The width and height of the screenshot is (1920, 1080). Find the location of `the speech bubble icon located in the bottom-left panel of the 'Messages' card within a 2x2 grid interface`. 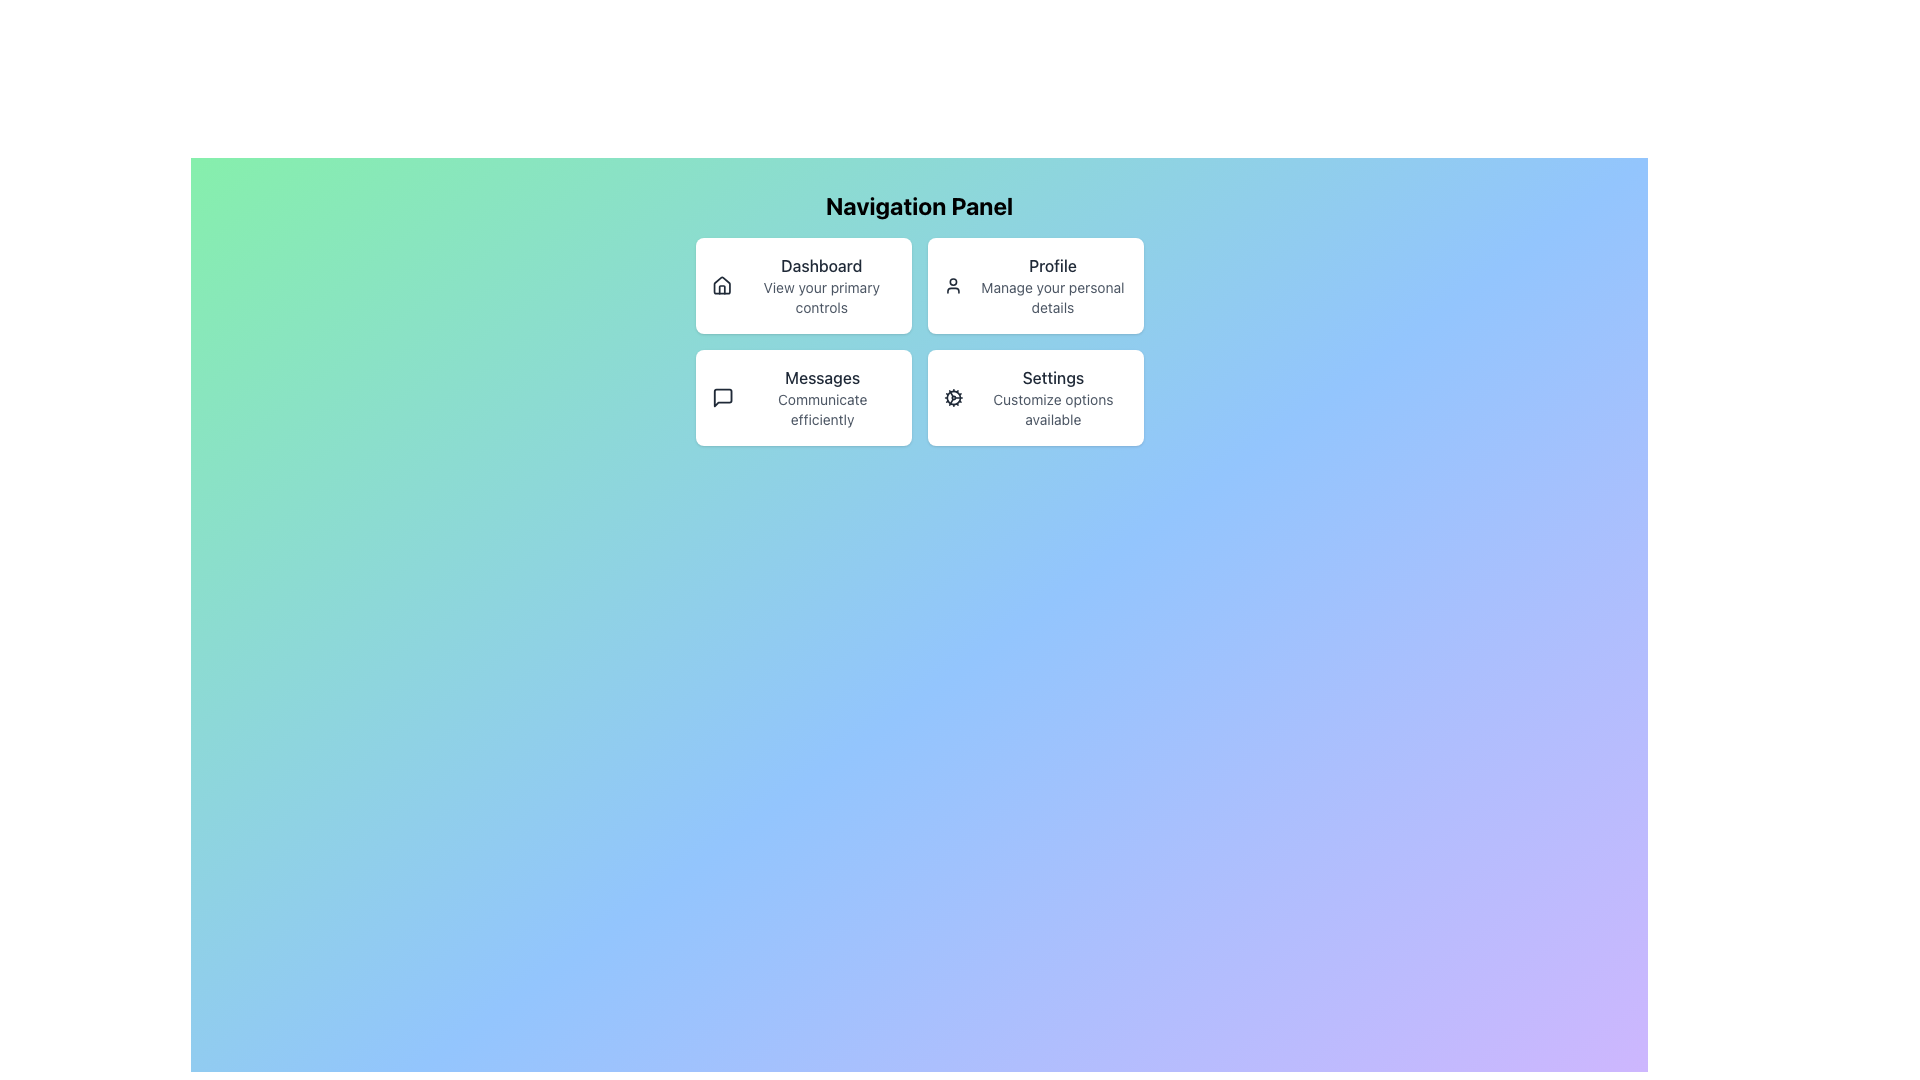

the speech bubble icon located in the bottom-left panel of the 'Messages' card within a 2x2 grid interface is located at coordinates (721, 397).